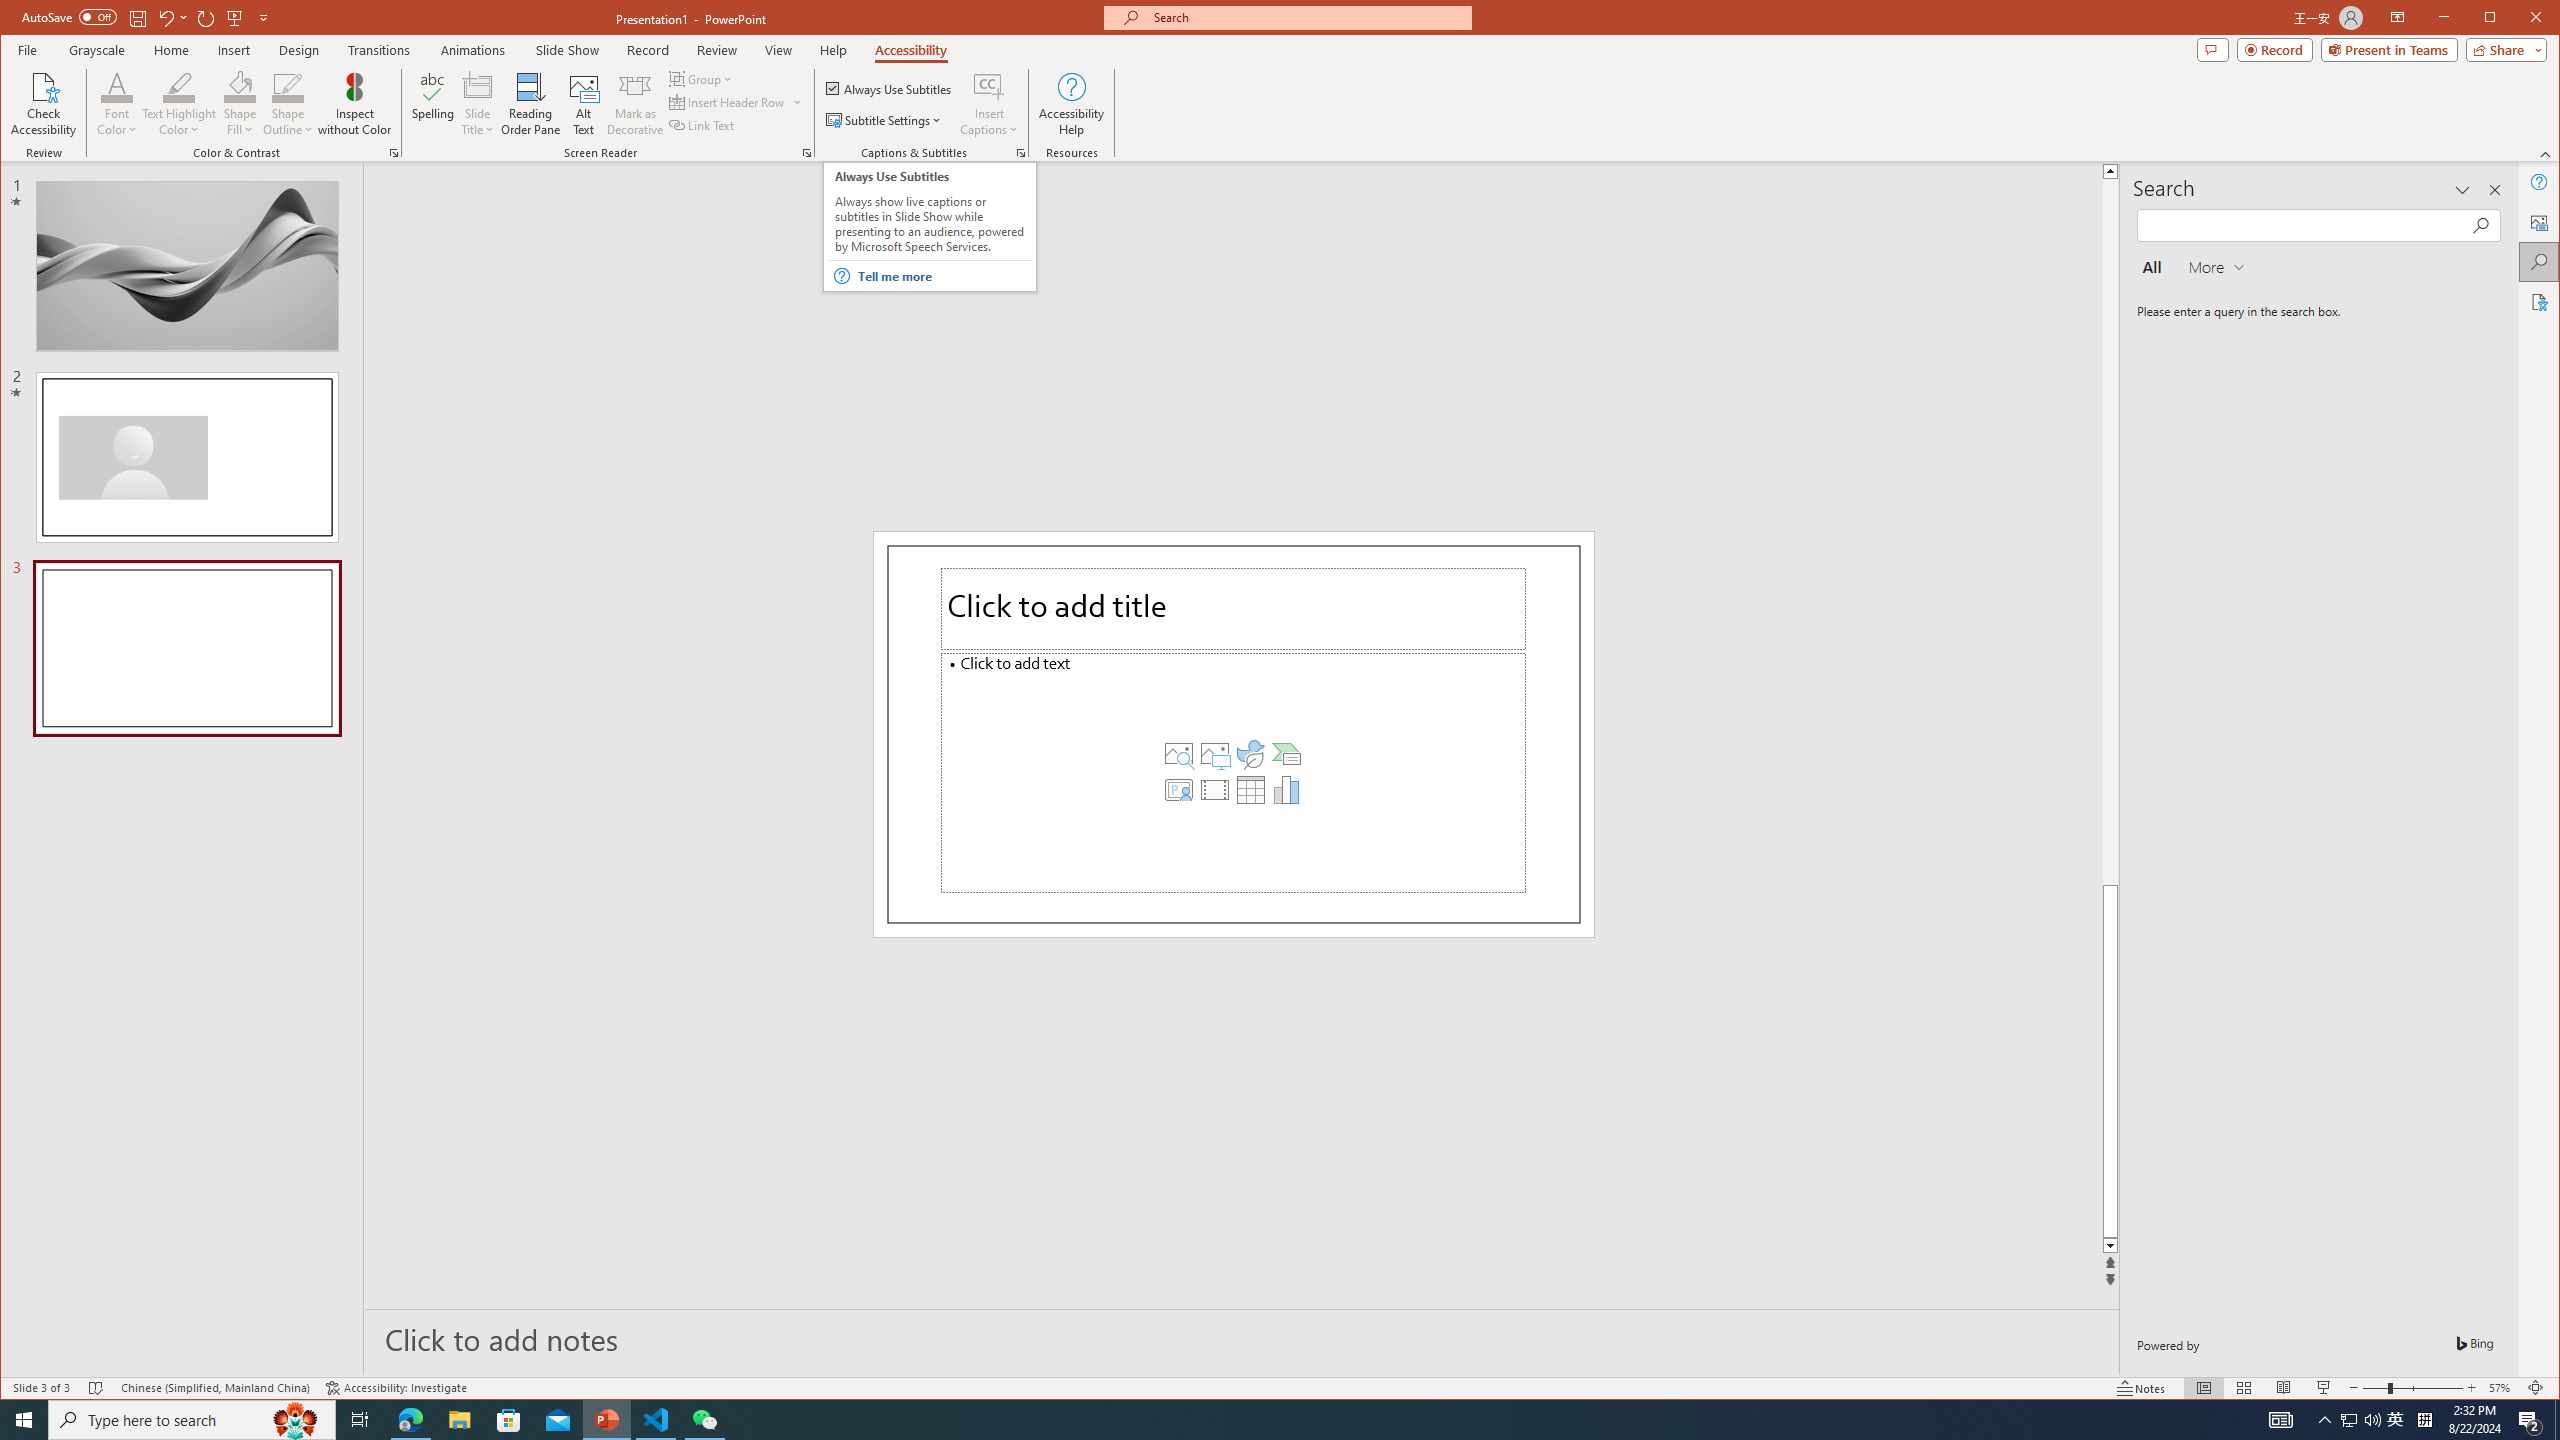 The height and width of the screenshot is (1440, 2560). What do you see at coordinates (942, 275) in the screenshot?
I see `'Tell me more'` at bounding box center [942, 275].